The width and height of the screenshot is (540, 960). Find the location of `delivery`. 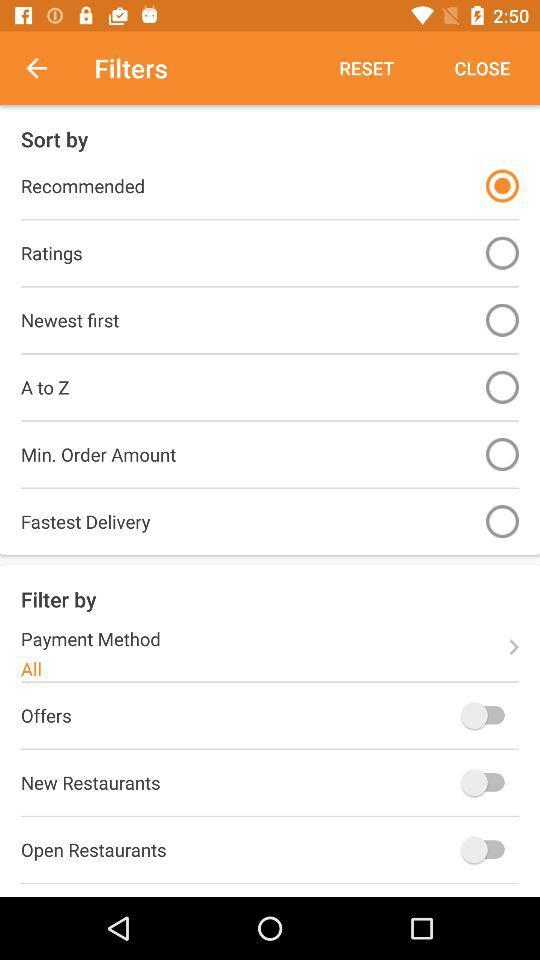

delivery is located at coordinates (501, 520).